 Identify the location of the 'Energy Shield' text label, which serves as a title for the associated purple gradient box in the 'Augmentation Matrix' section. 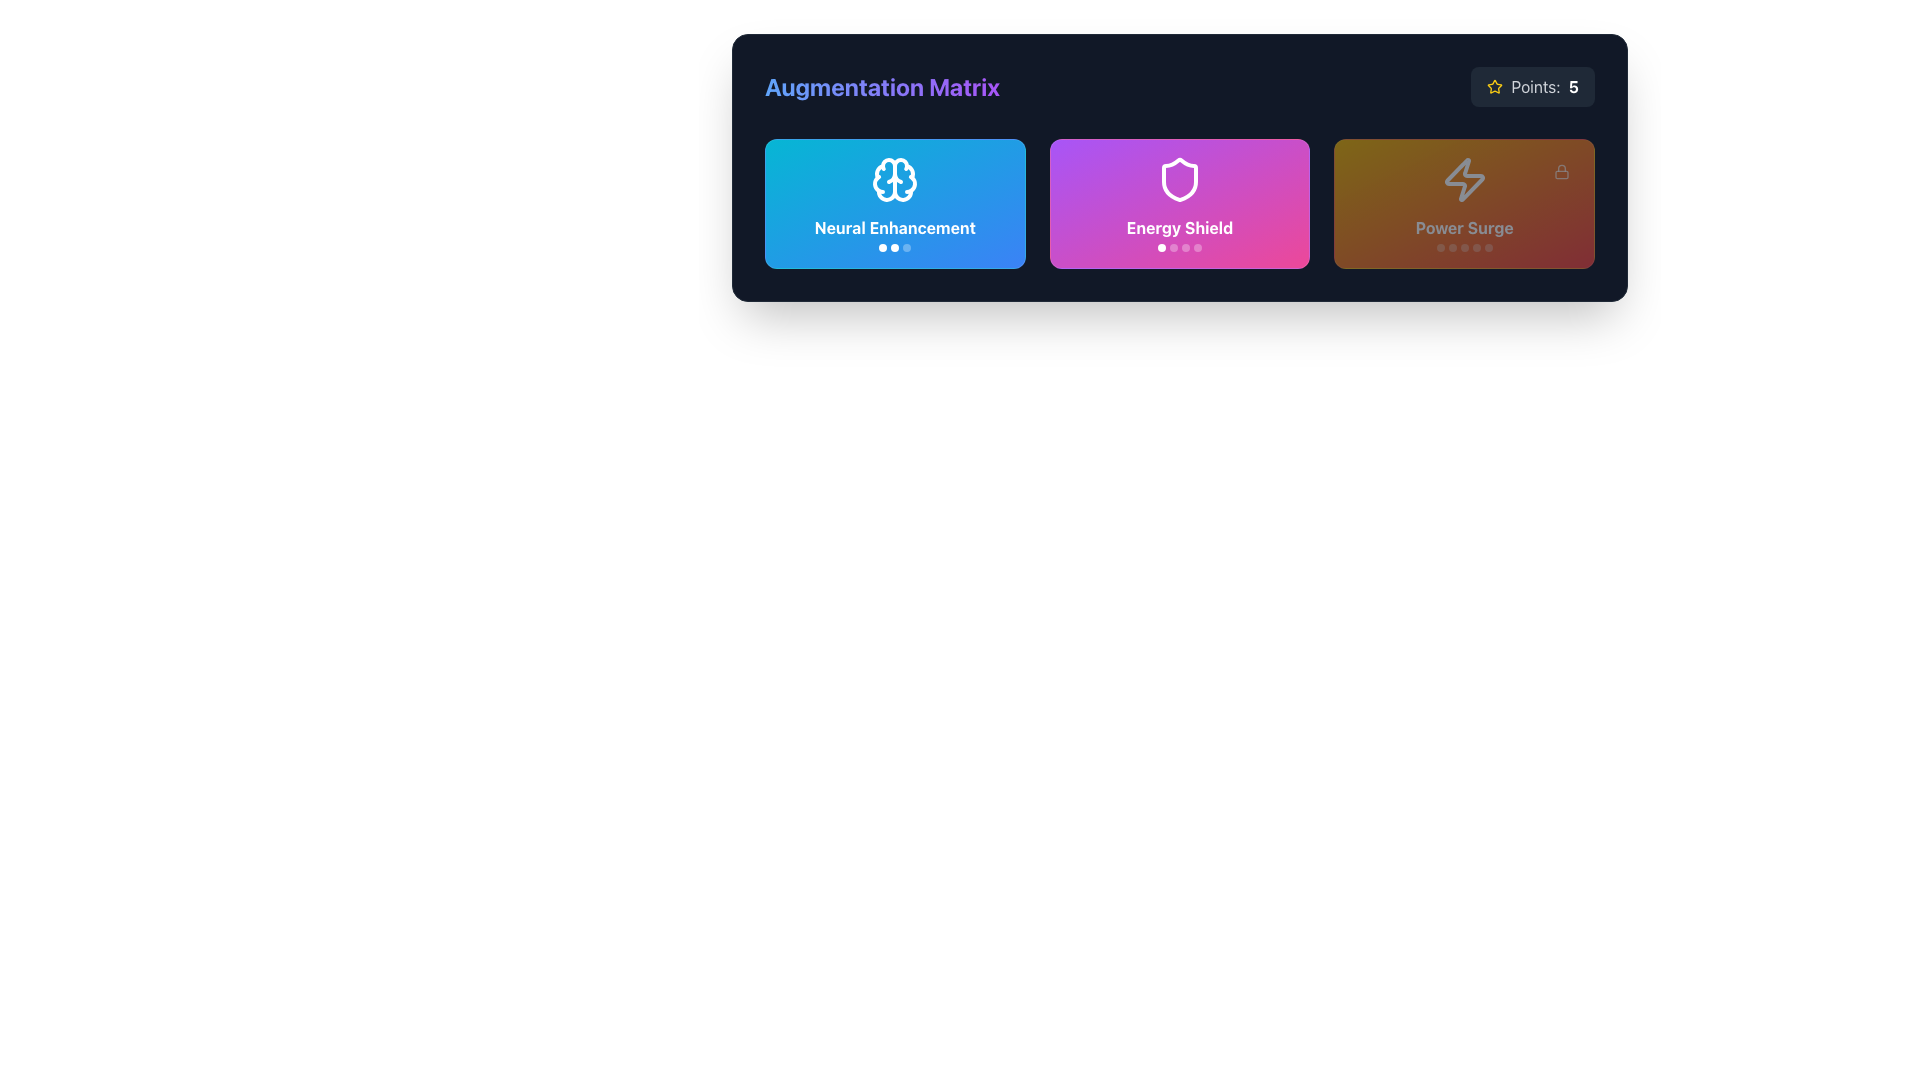
(1180, 233).